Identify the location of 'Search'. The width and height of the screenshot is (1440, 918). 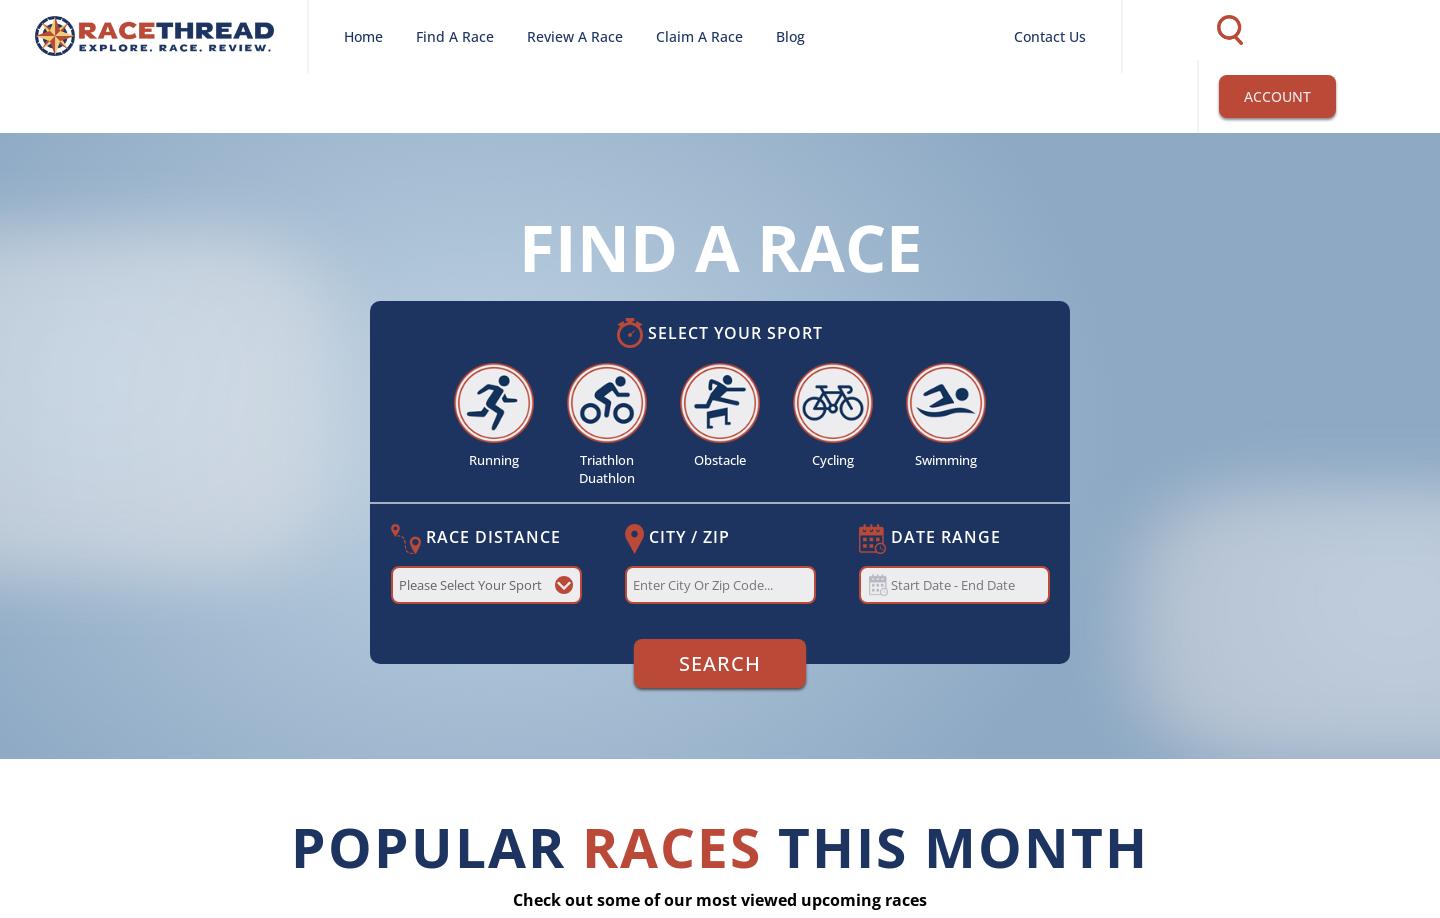
(720, 663).